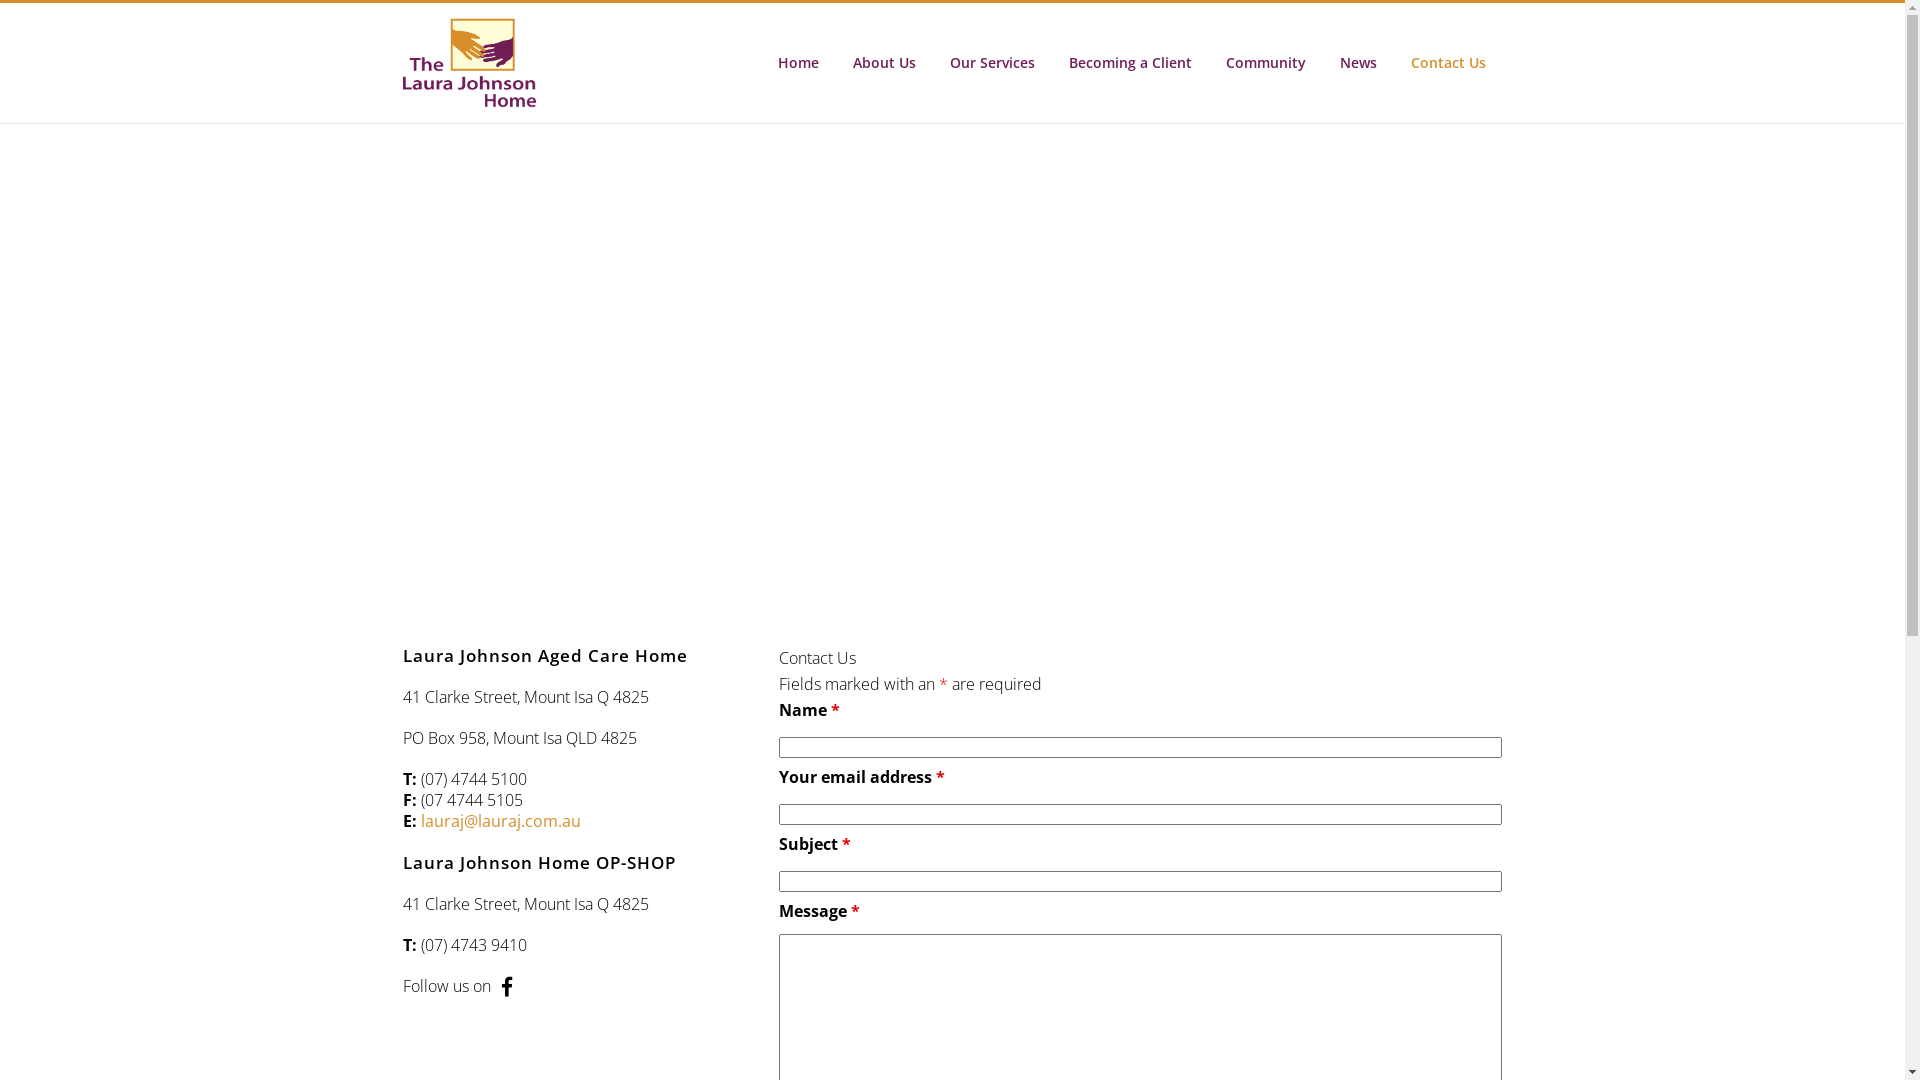 This screenshot has height=1080, width=1920. Describe the element at coordinates (1096, 785) in the screenshot. I see `'Staff Portal'` at that location.